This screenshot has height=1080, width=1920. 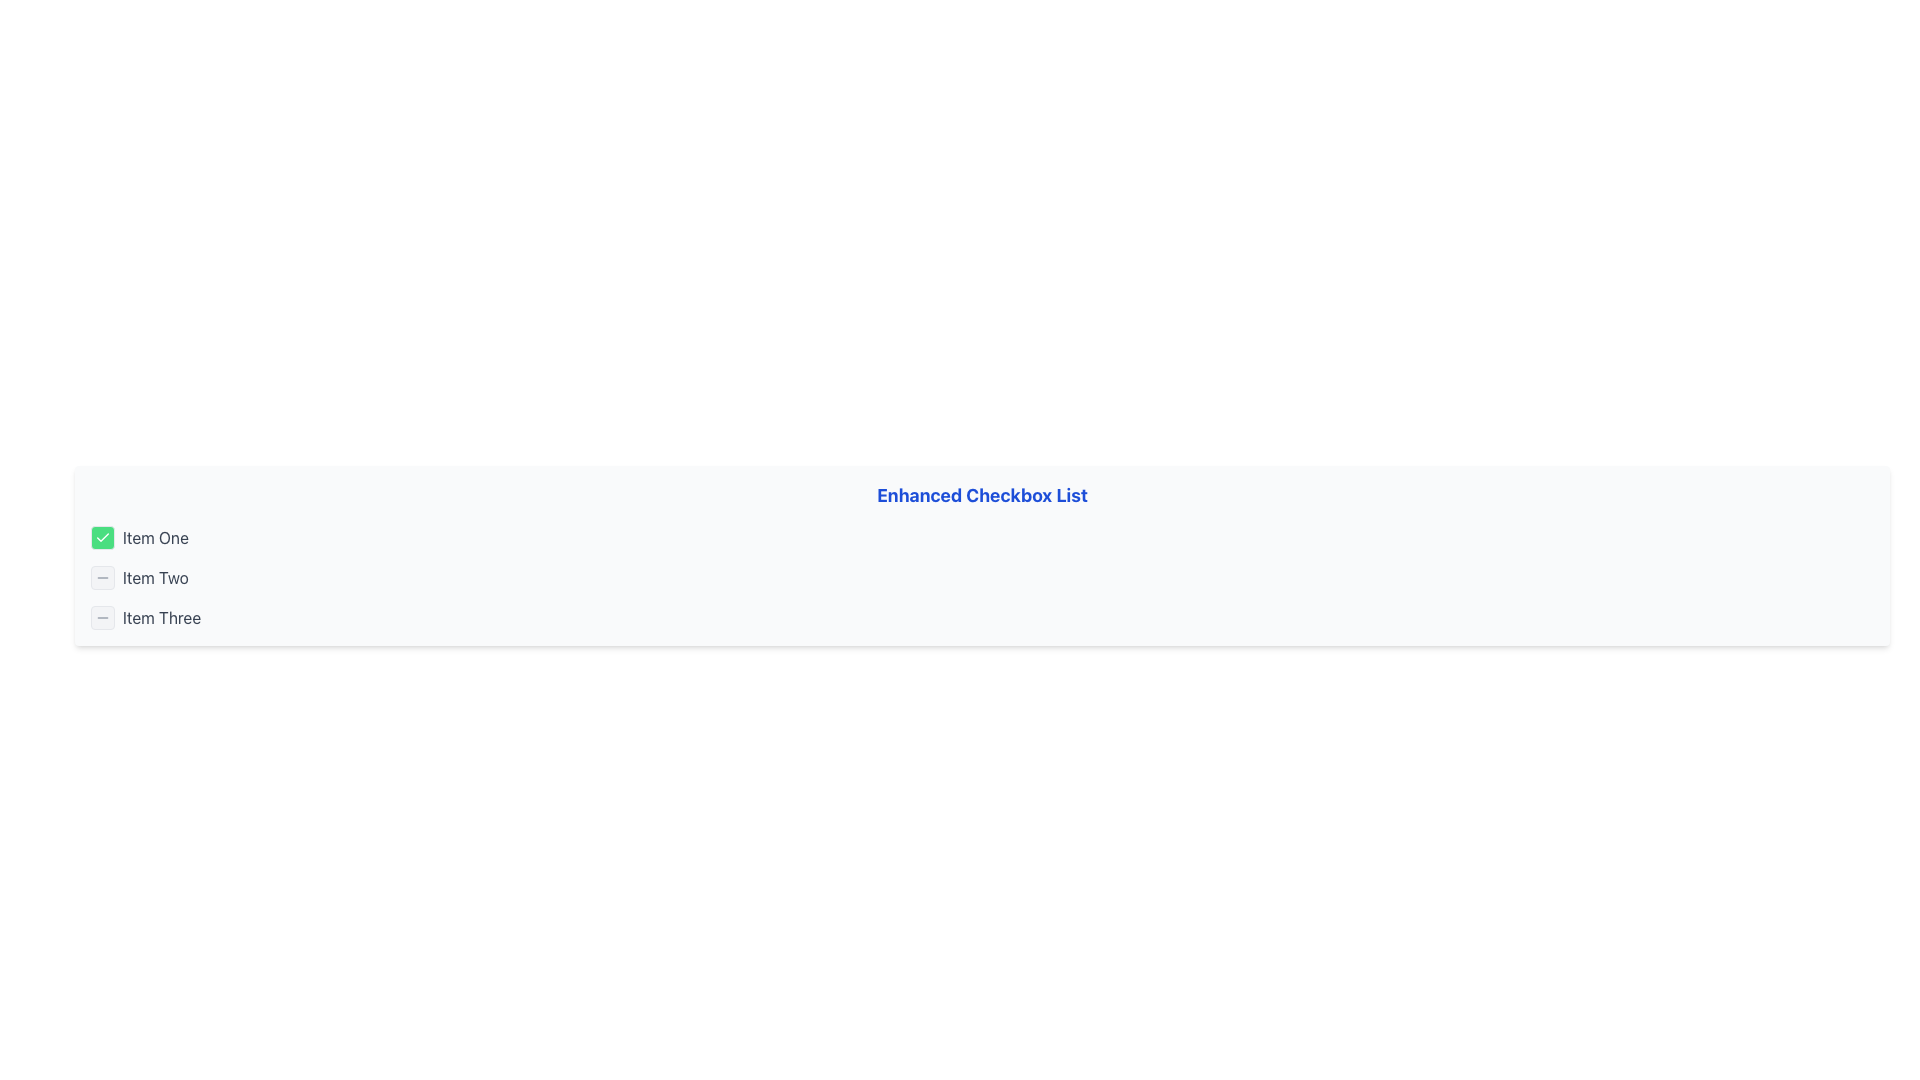 What do you see at coordinates (101, 578) in the screenshot?
I see `the gray square-shaped icon button with a minus sign, which is associated with 'Item Two'` at bounding box center [101, 578].